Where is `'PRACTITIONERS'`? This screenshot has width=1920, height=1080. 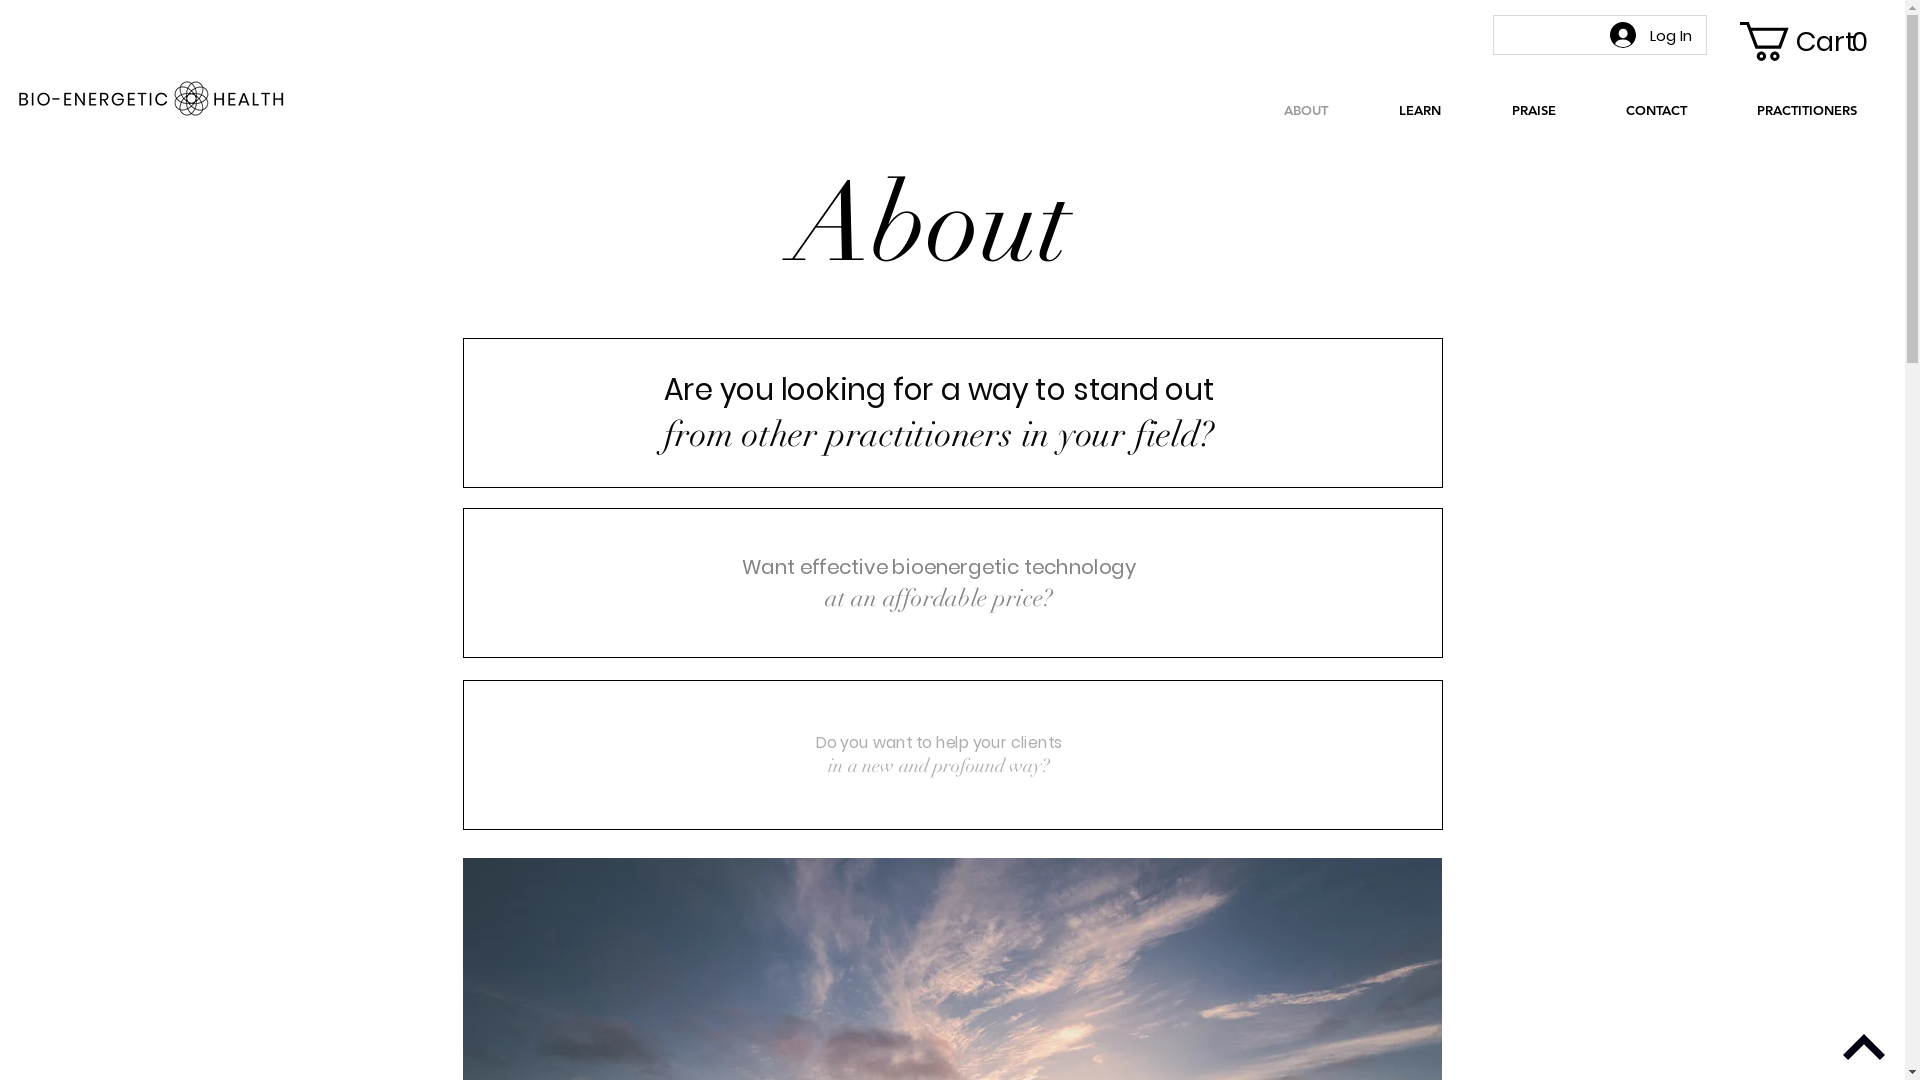 'PRACTITIONERS' is located at coordinates (1721, 110).